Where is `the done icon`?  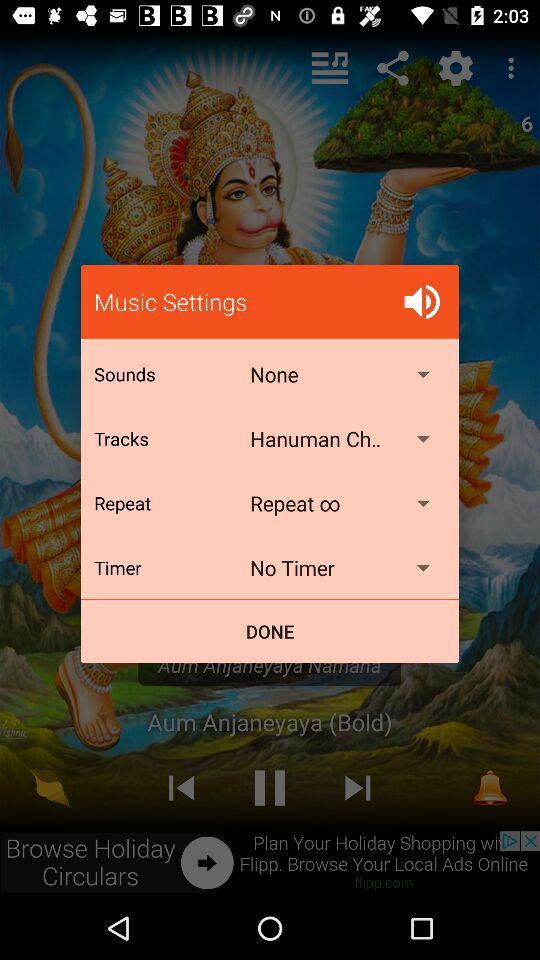
the done icon is located at coordinates (270, 630).